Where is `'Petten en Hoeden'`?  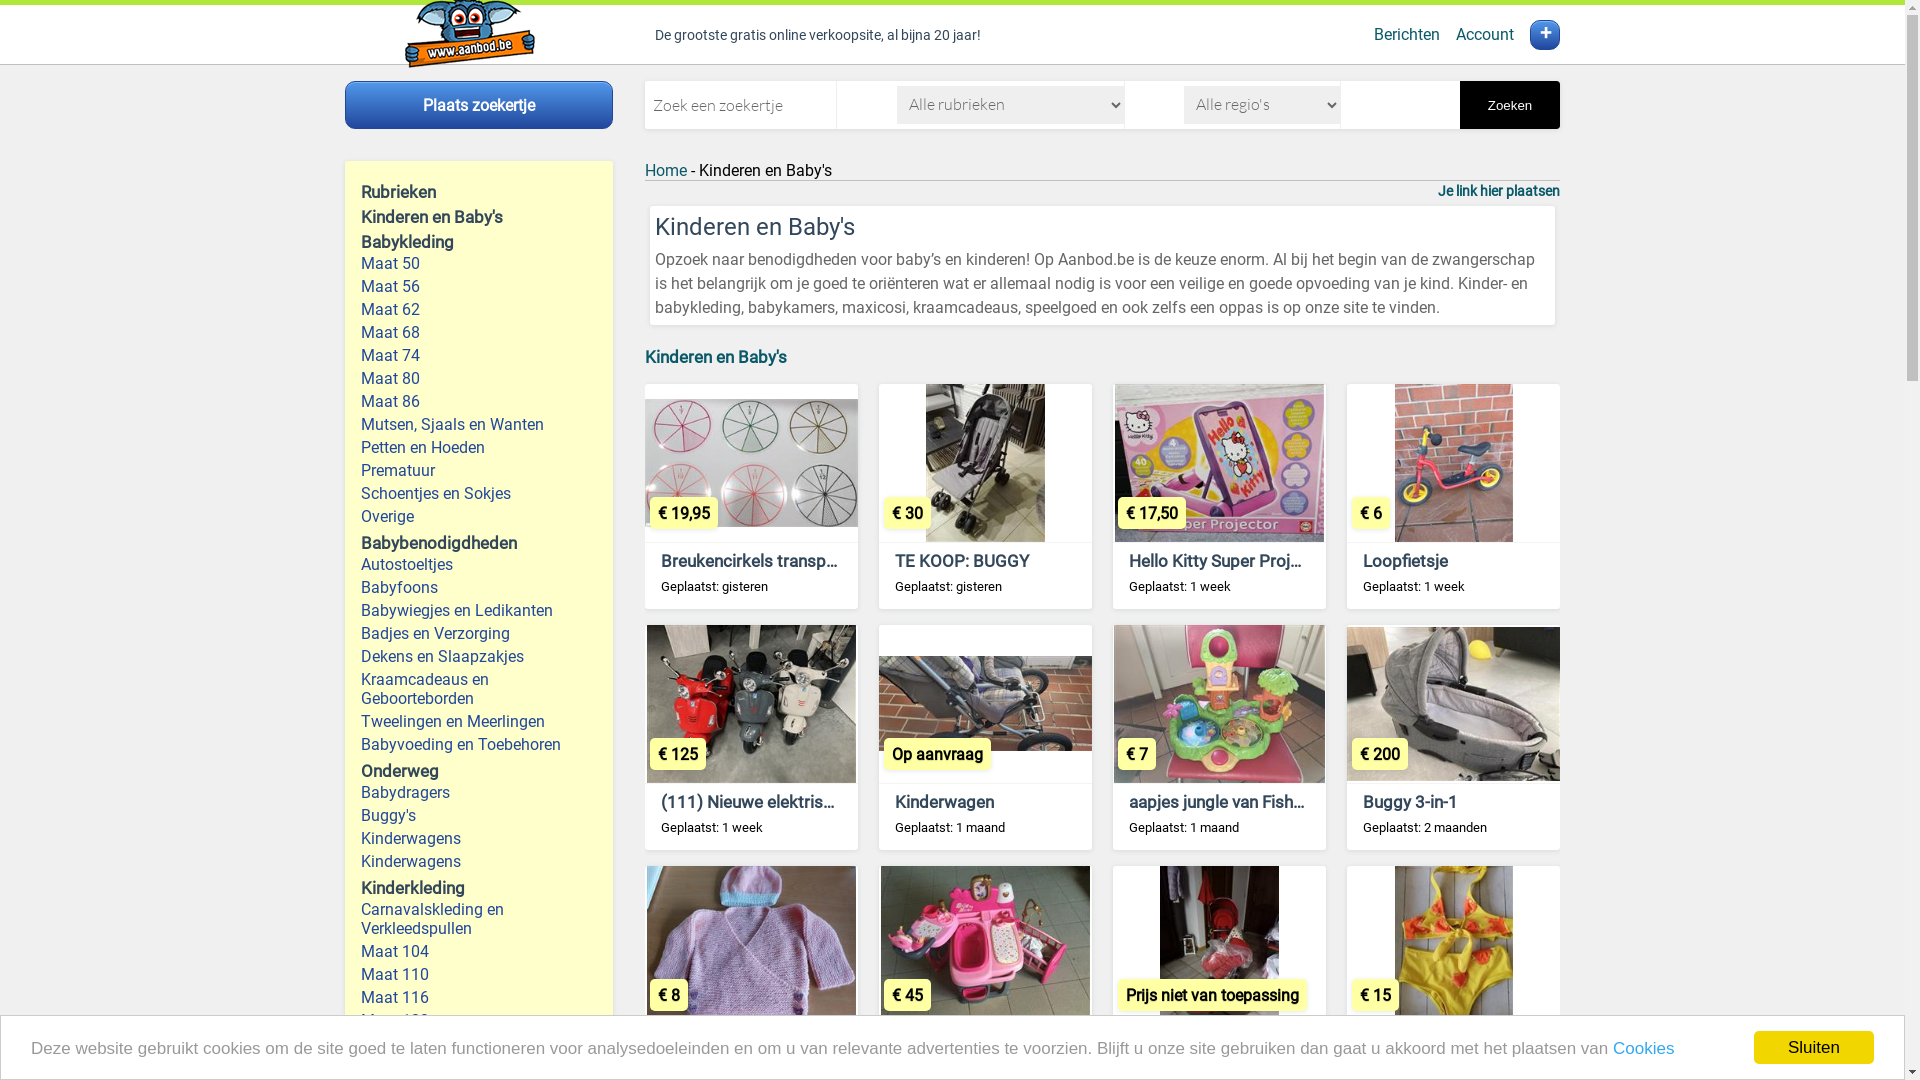 'Petten en Hoeden' is located at coordinates (478, 446).